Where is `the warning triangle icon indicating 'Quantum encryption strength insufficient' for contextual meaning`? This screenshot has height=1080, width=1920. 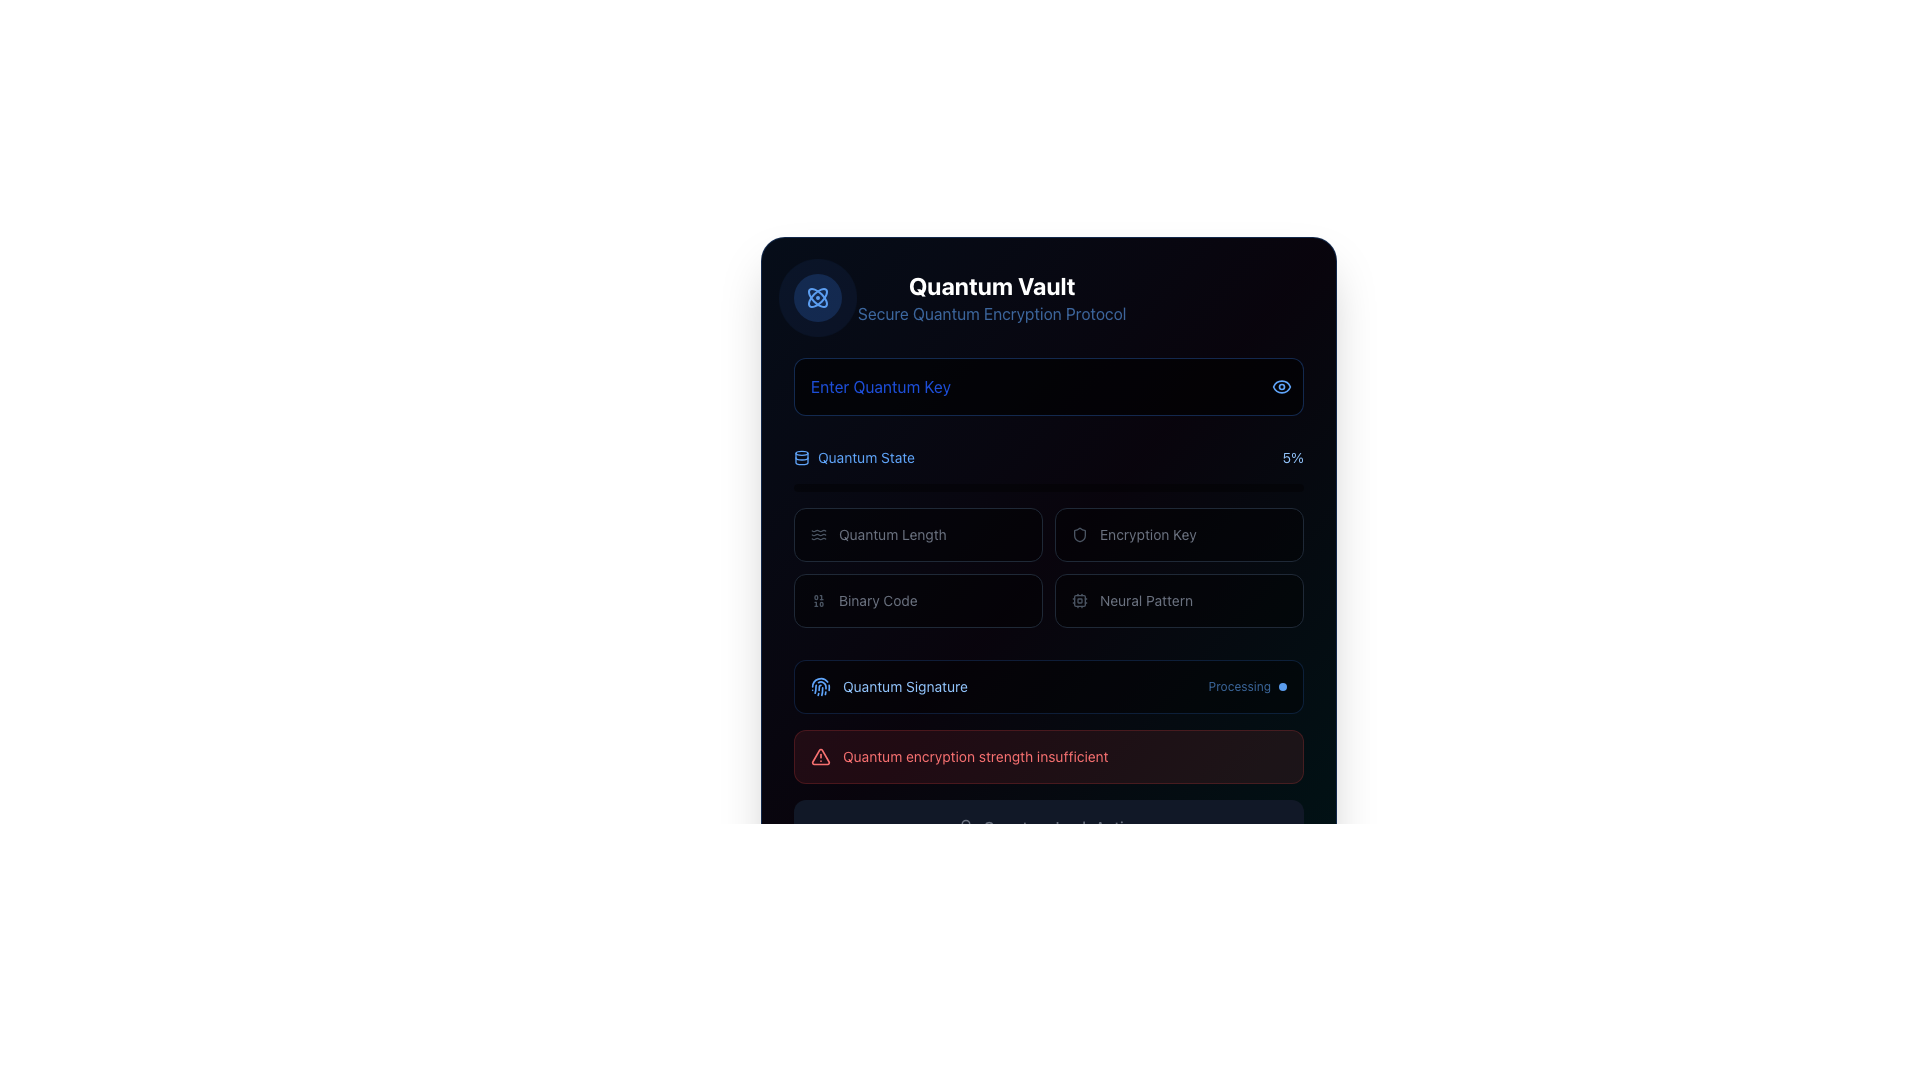 the warning triangle icon indicating 'Quantum encryption strength insufficient' for contextual meaning is located at coordinates (820, 756).